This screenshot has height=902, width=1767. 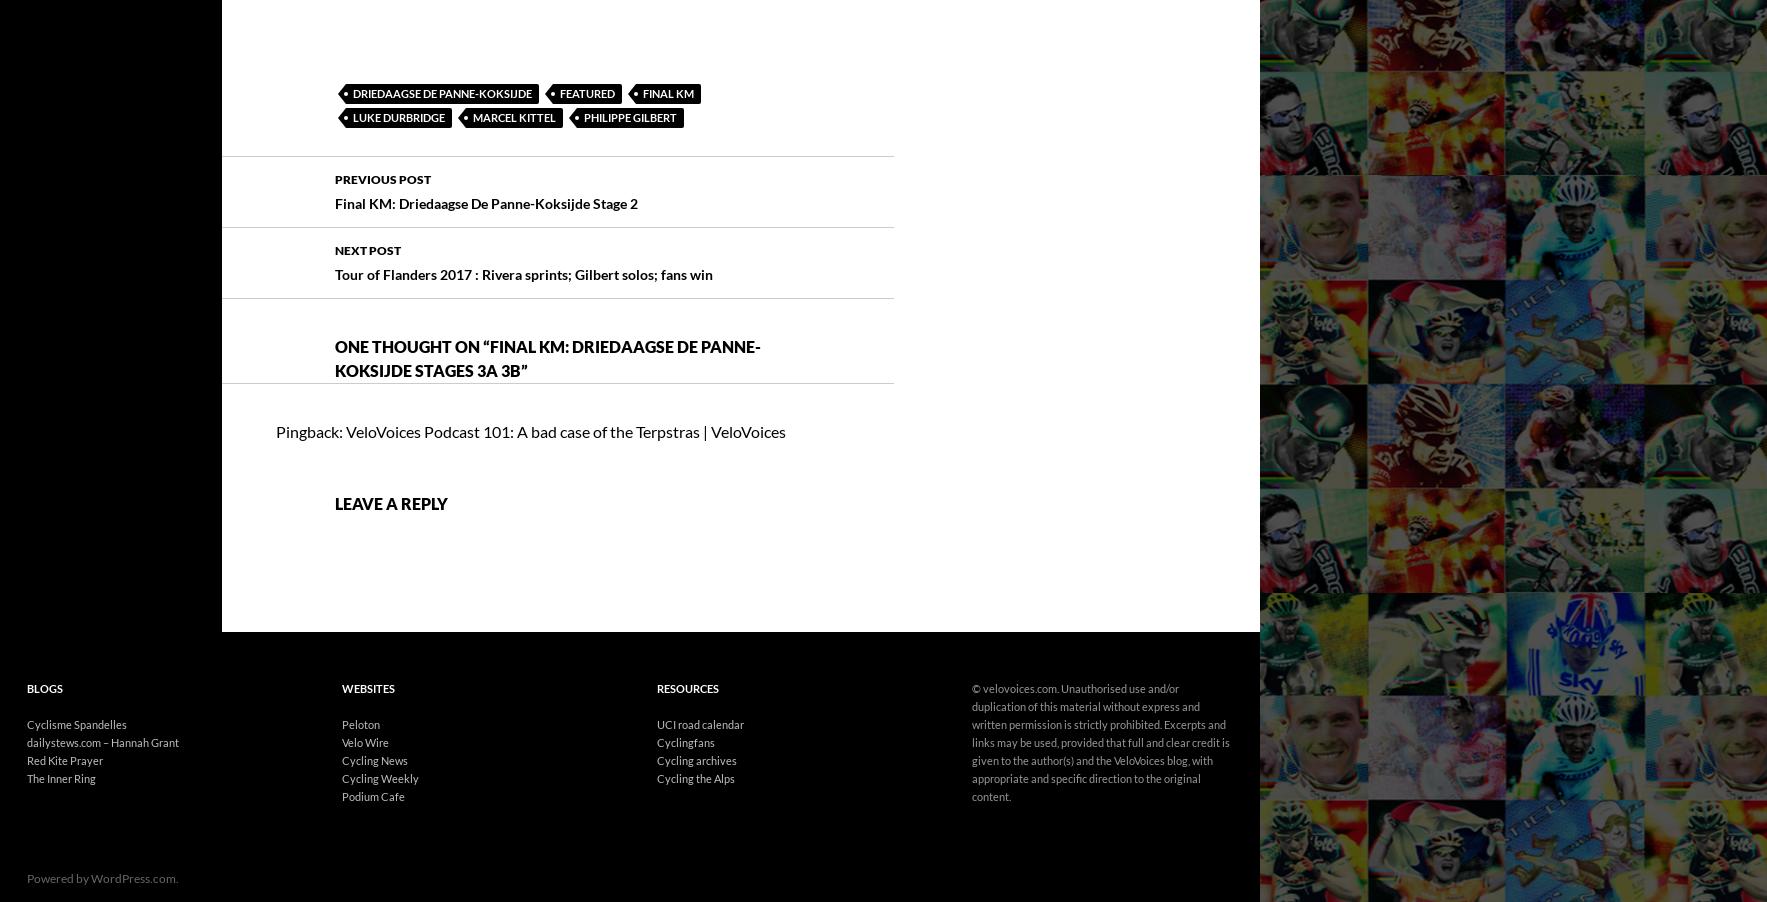 I want to click on 'Marcel Kittel', so click(x=514, y=60).